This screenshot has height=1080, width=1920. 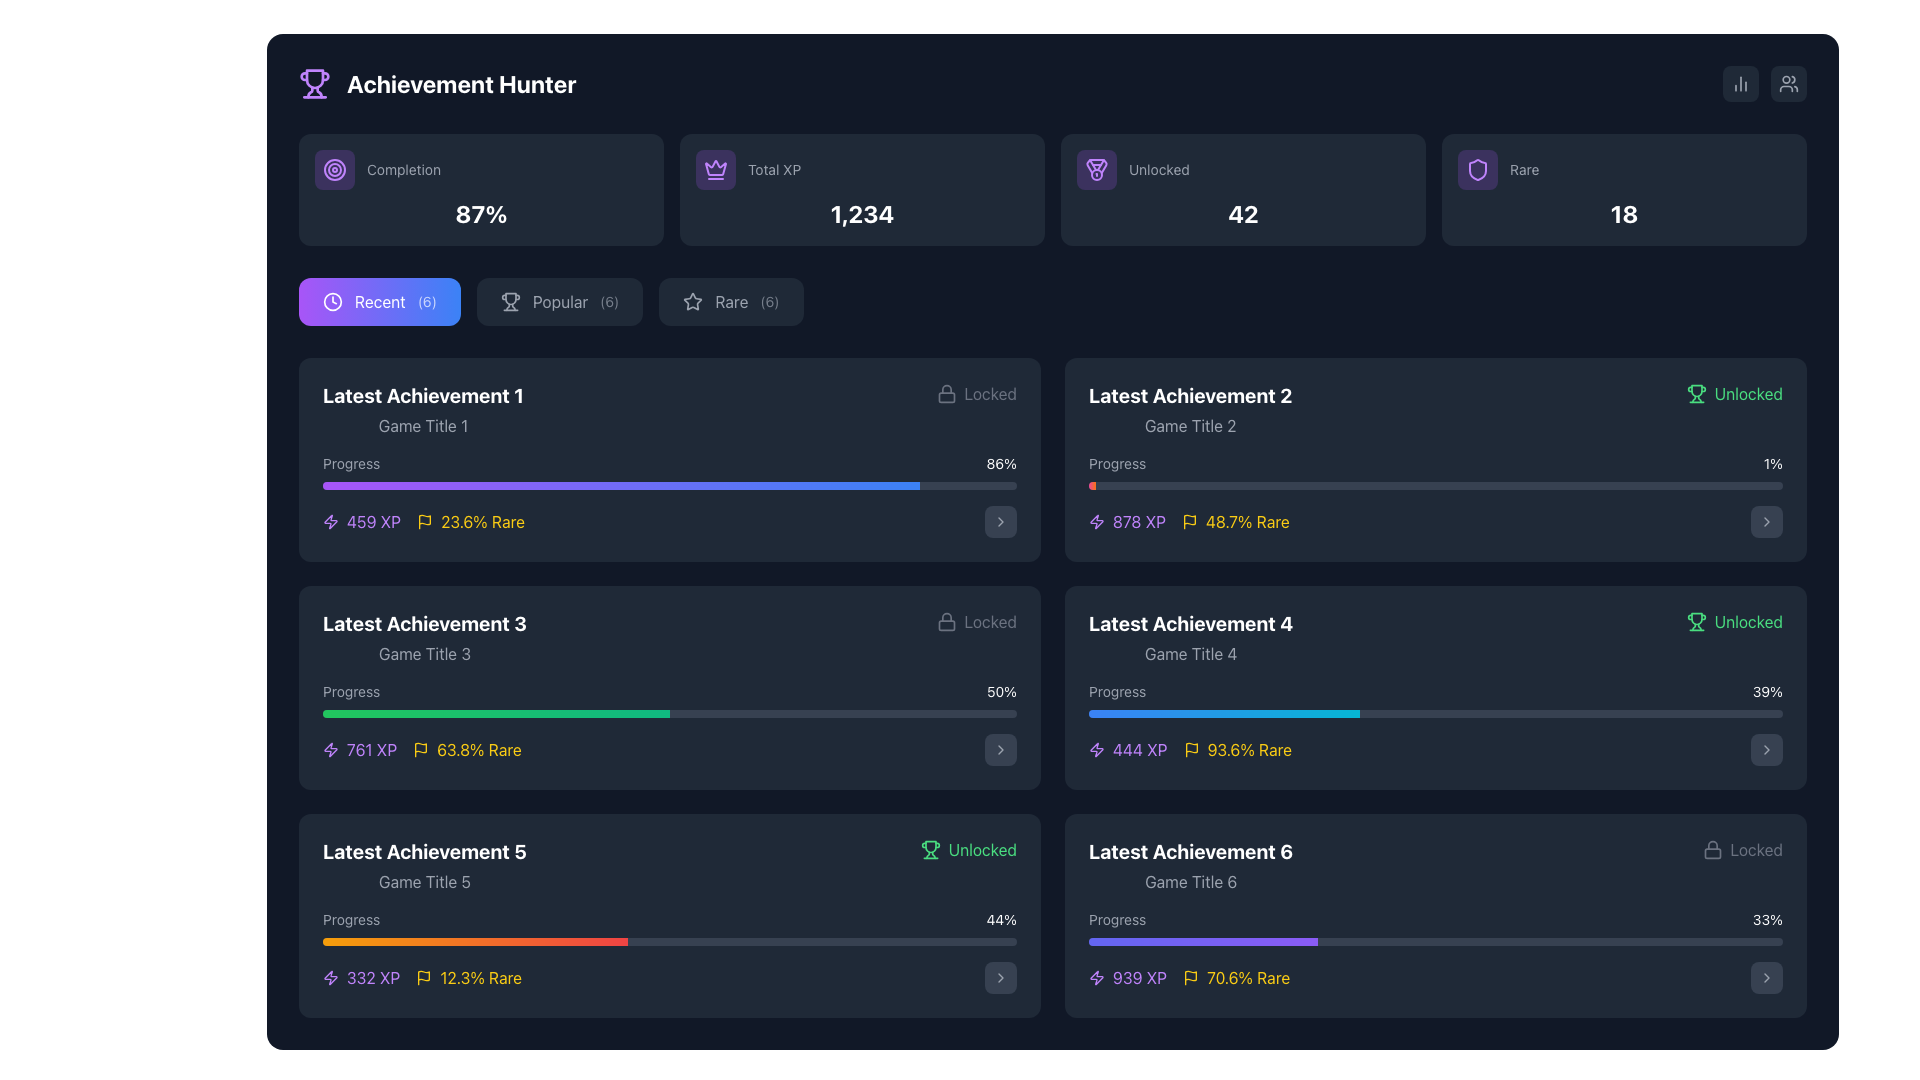 I want to click on the Progress indicator bar representing 33% completion for the 'Latest Achievement 6', so click(x=1202, y=941).